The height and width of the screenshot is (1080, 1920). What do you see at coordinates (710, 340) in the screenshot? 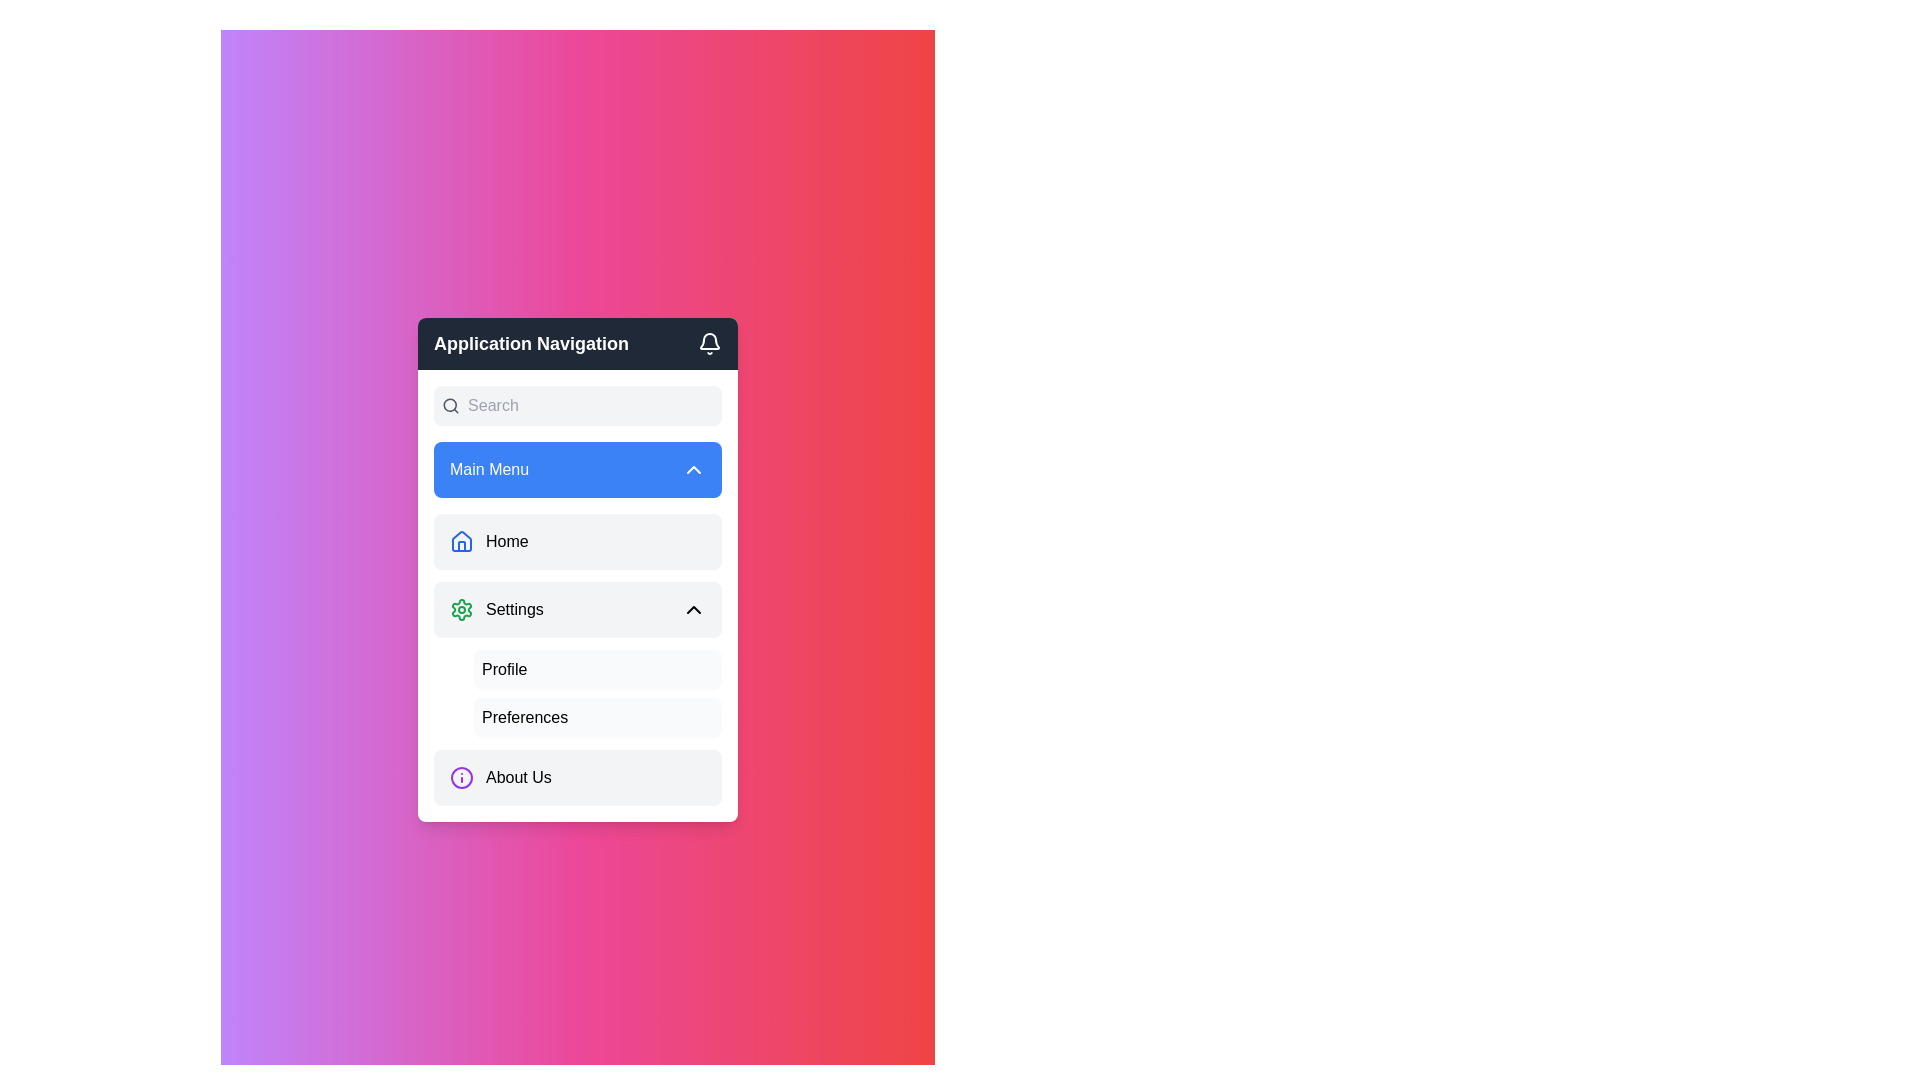
I see `on the bell icon located at the top-right corner of the header section` at bounding box center [710, 340].